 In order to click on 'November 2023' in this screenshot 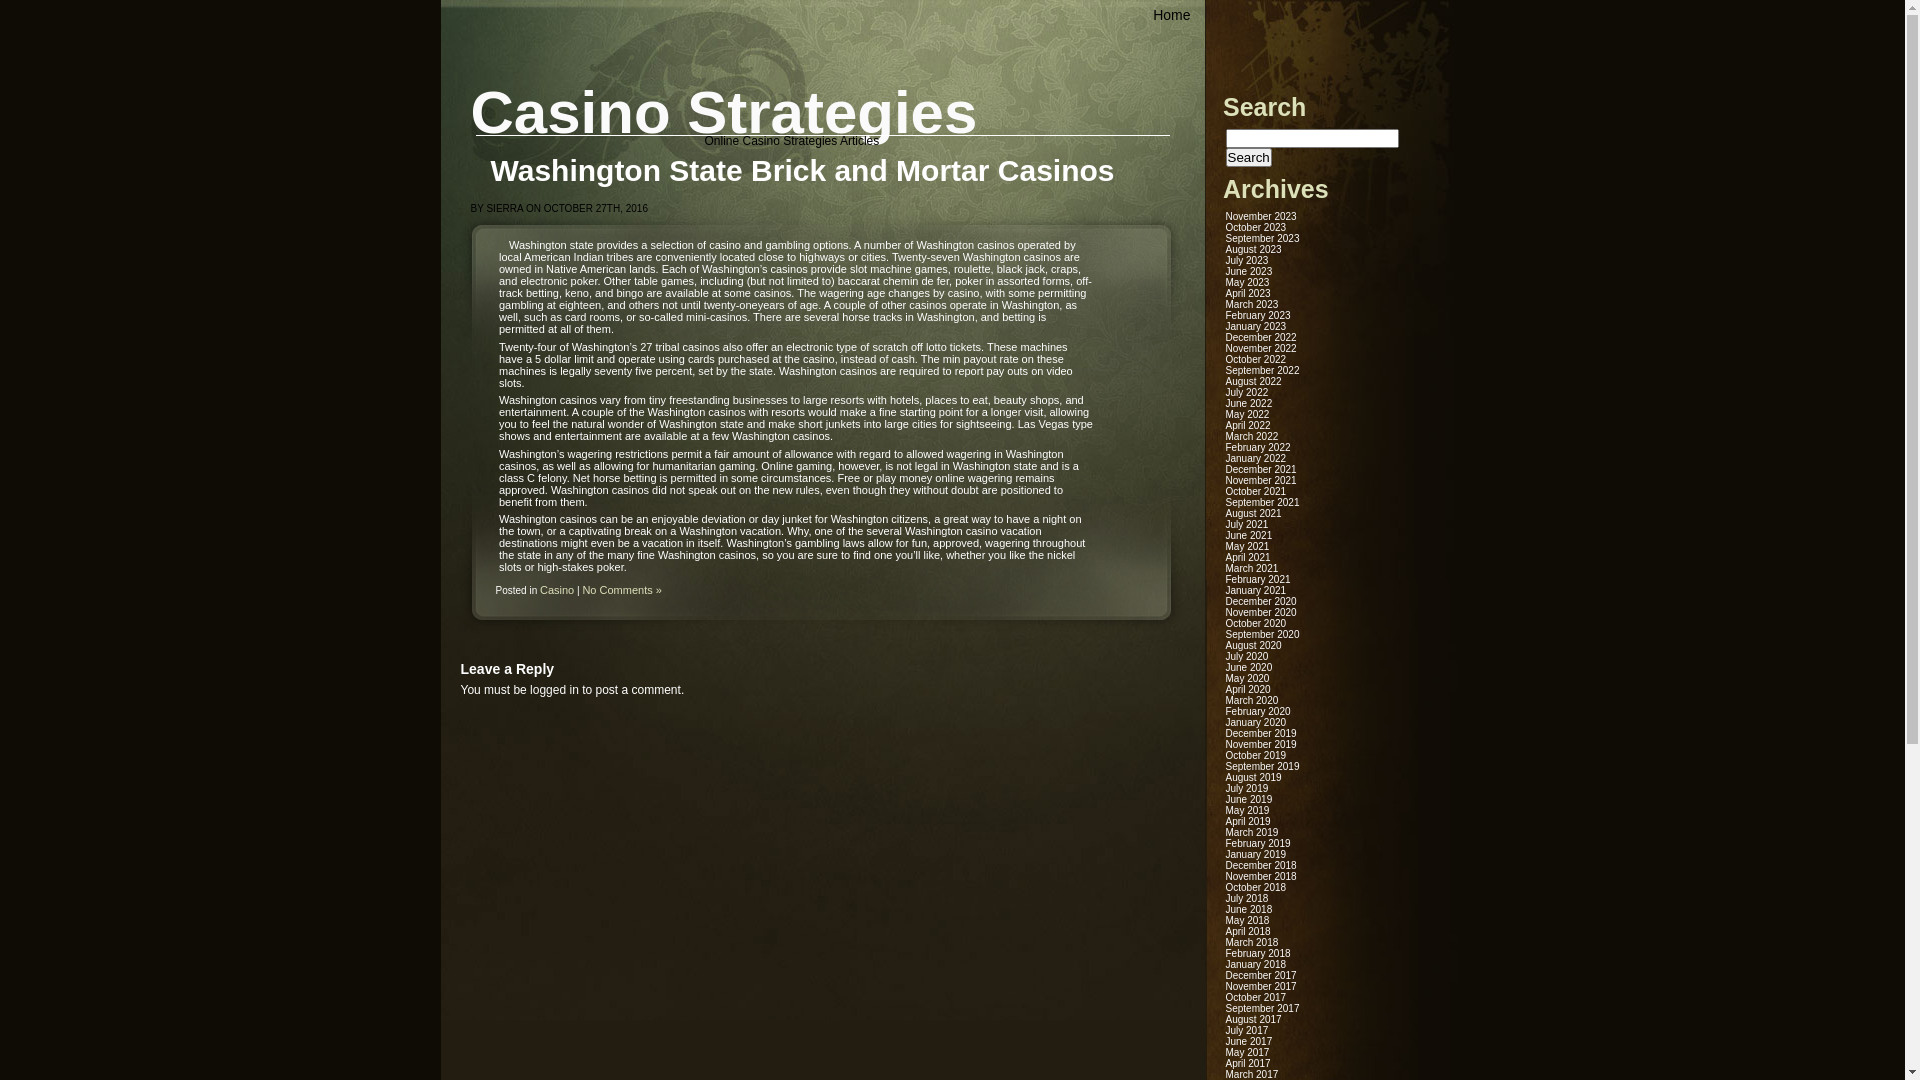, I will do `click(1260, 216)`.